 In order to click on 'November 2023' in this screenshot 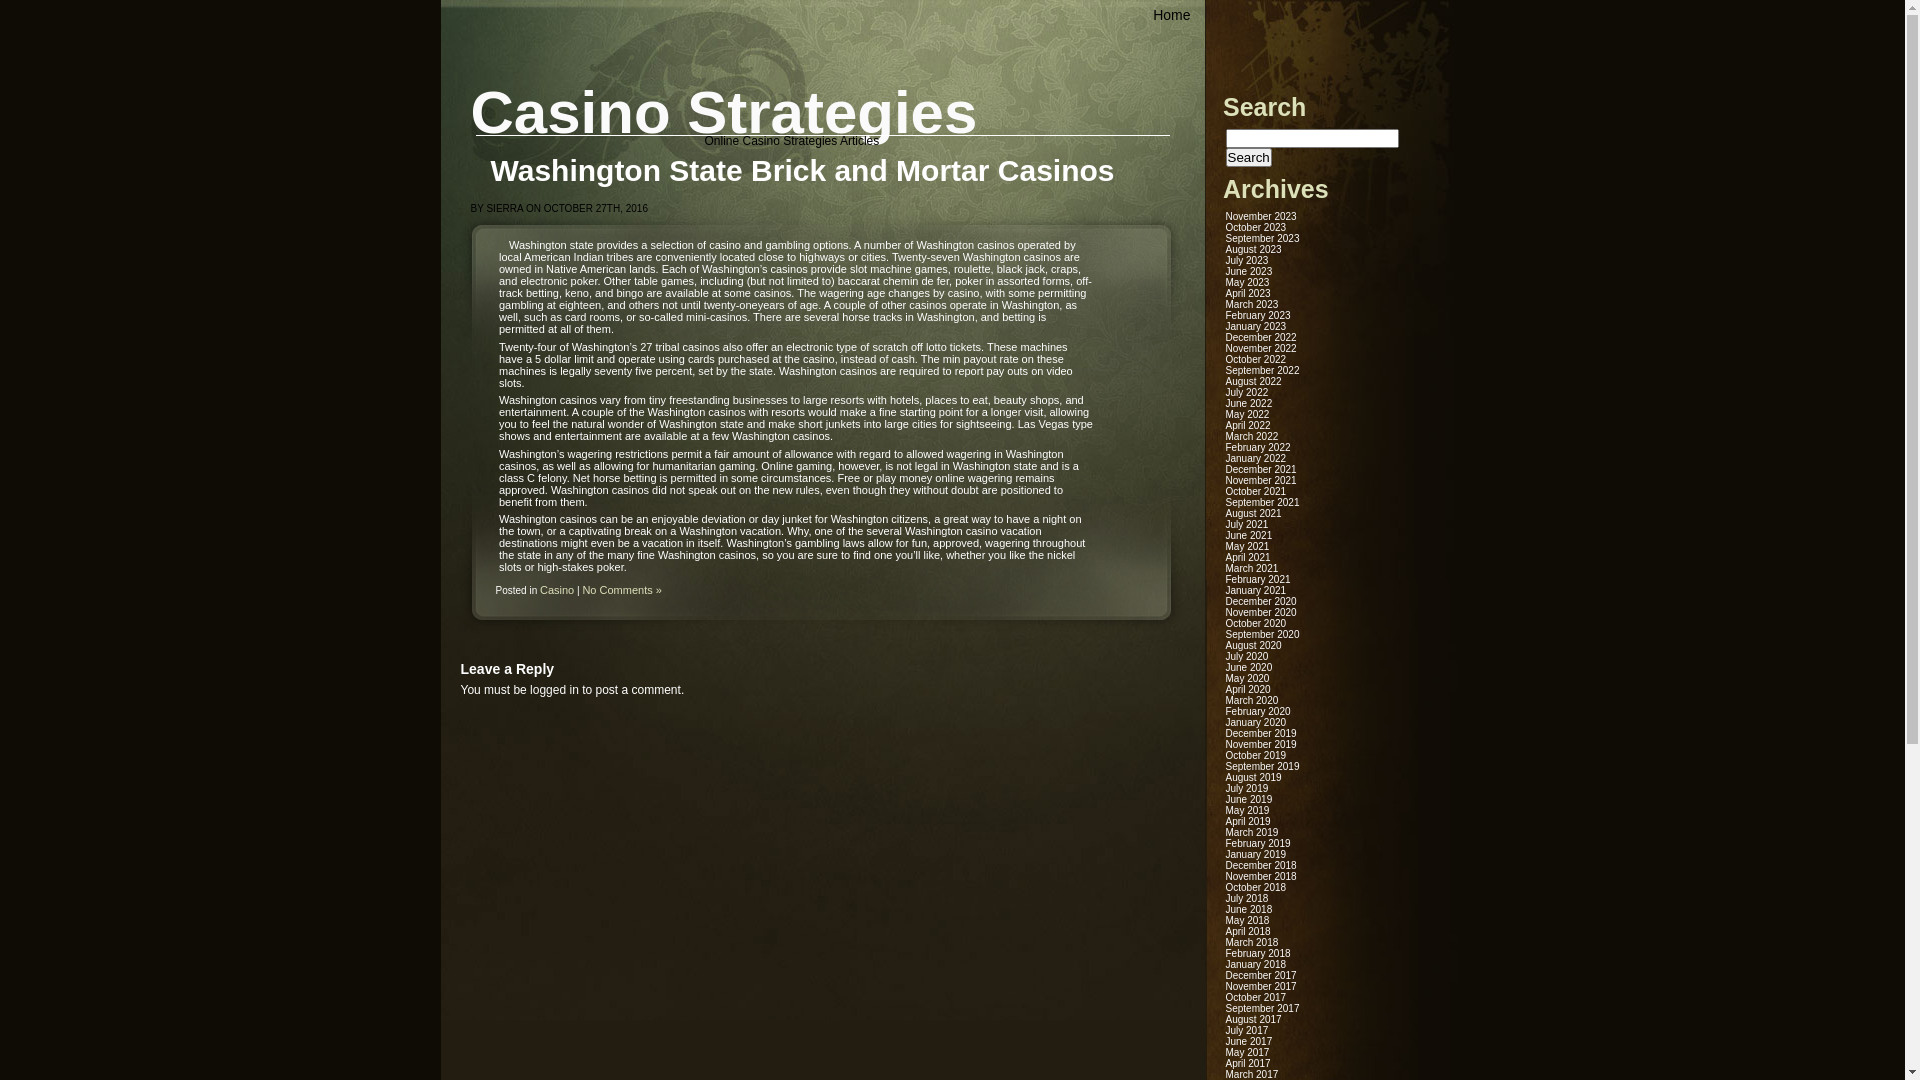, I will do `click(1260, 216)`.